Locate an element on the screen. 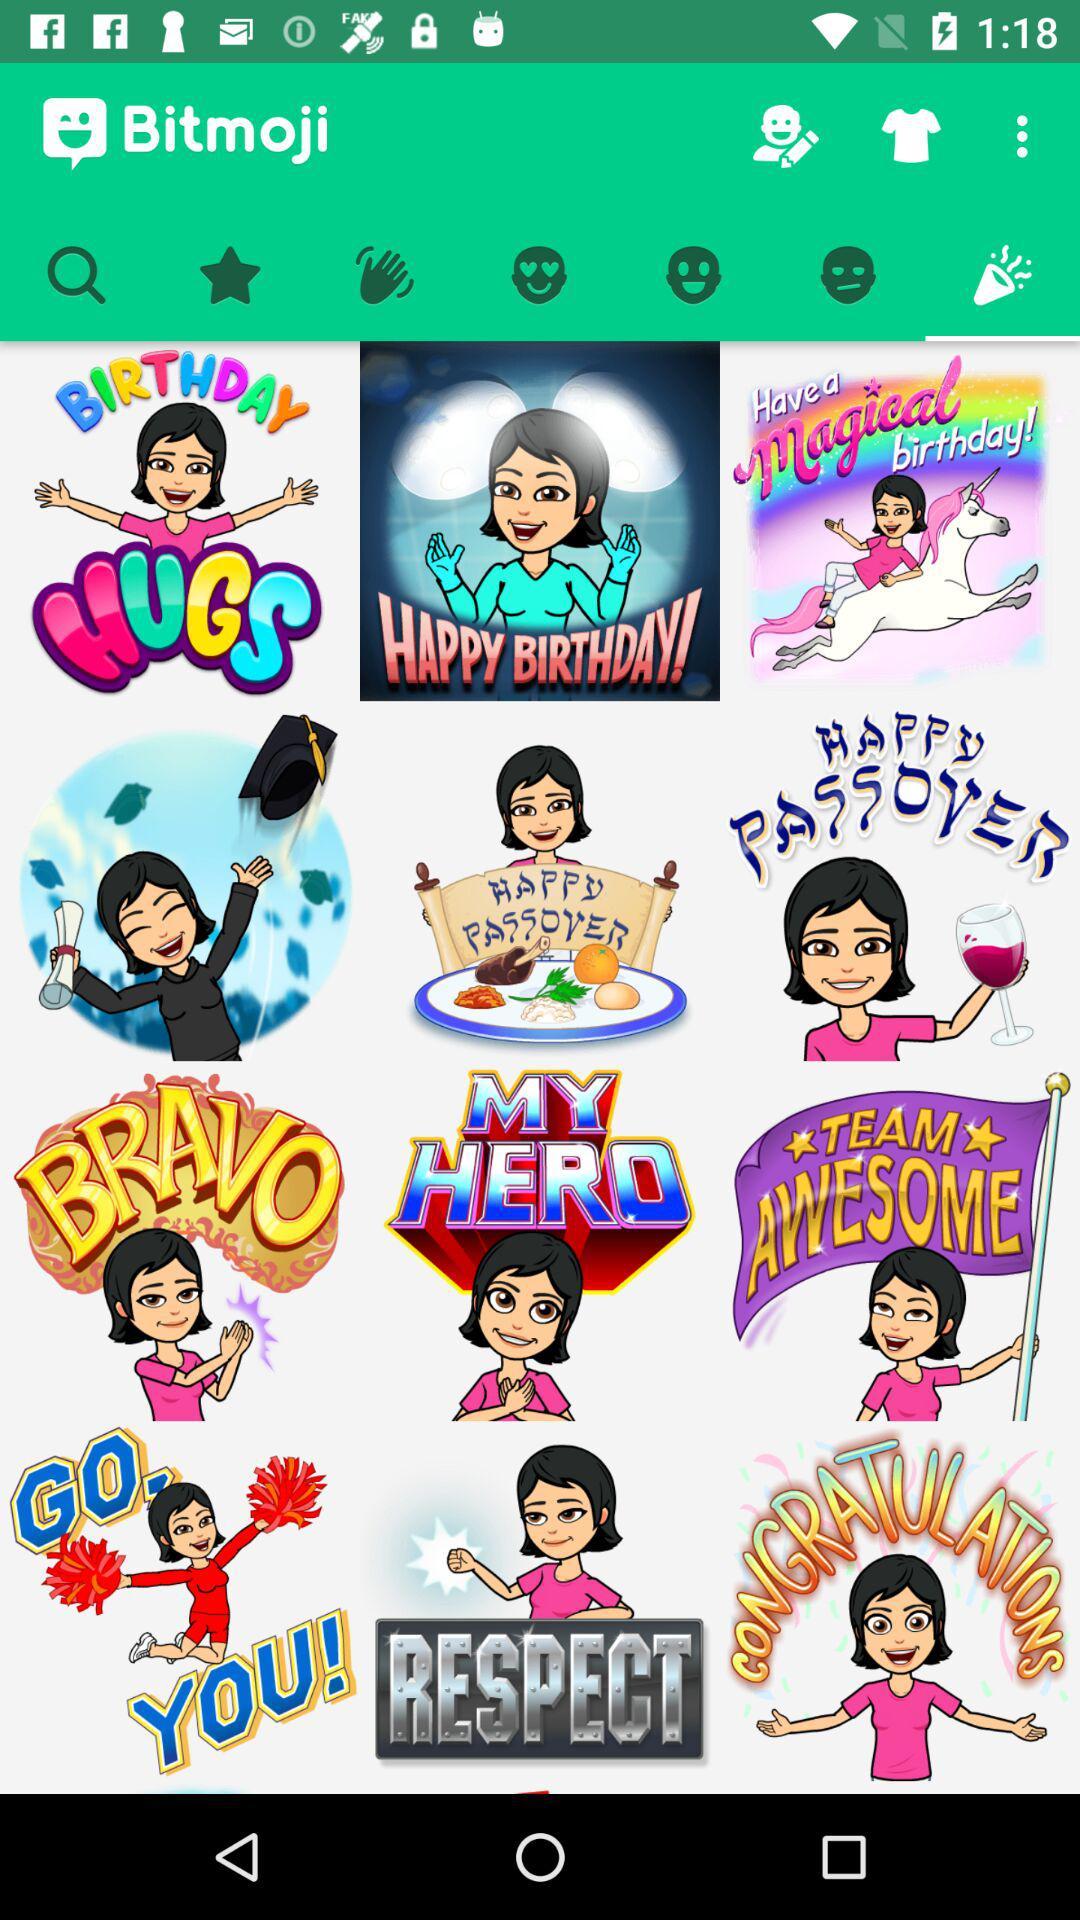 The width and height of the screenshot is (1080, 1920). use selected emoji is located at coordinates (180, 521).